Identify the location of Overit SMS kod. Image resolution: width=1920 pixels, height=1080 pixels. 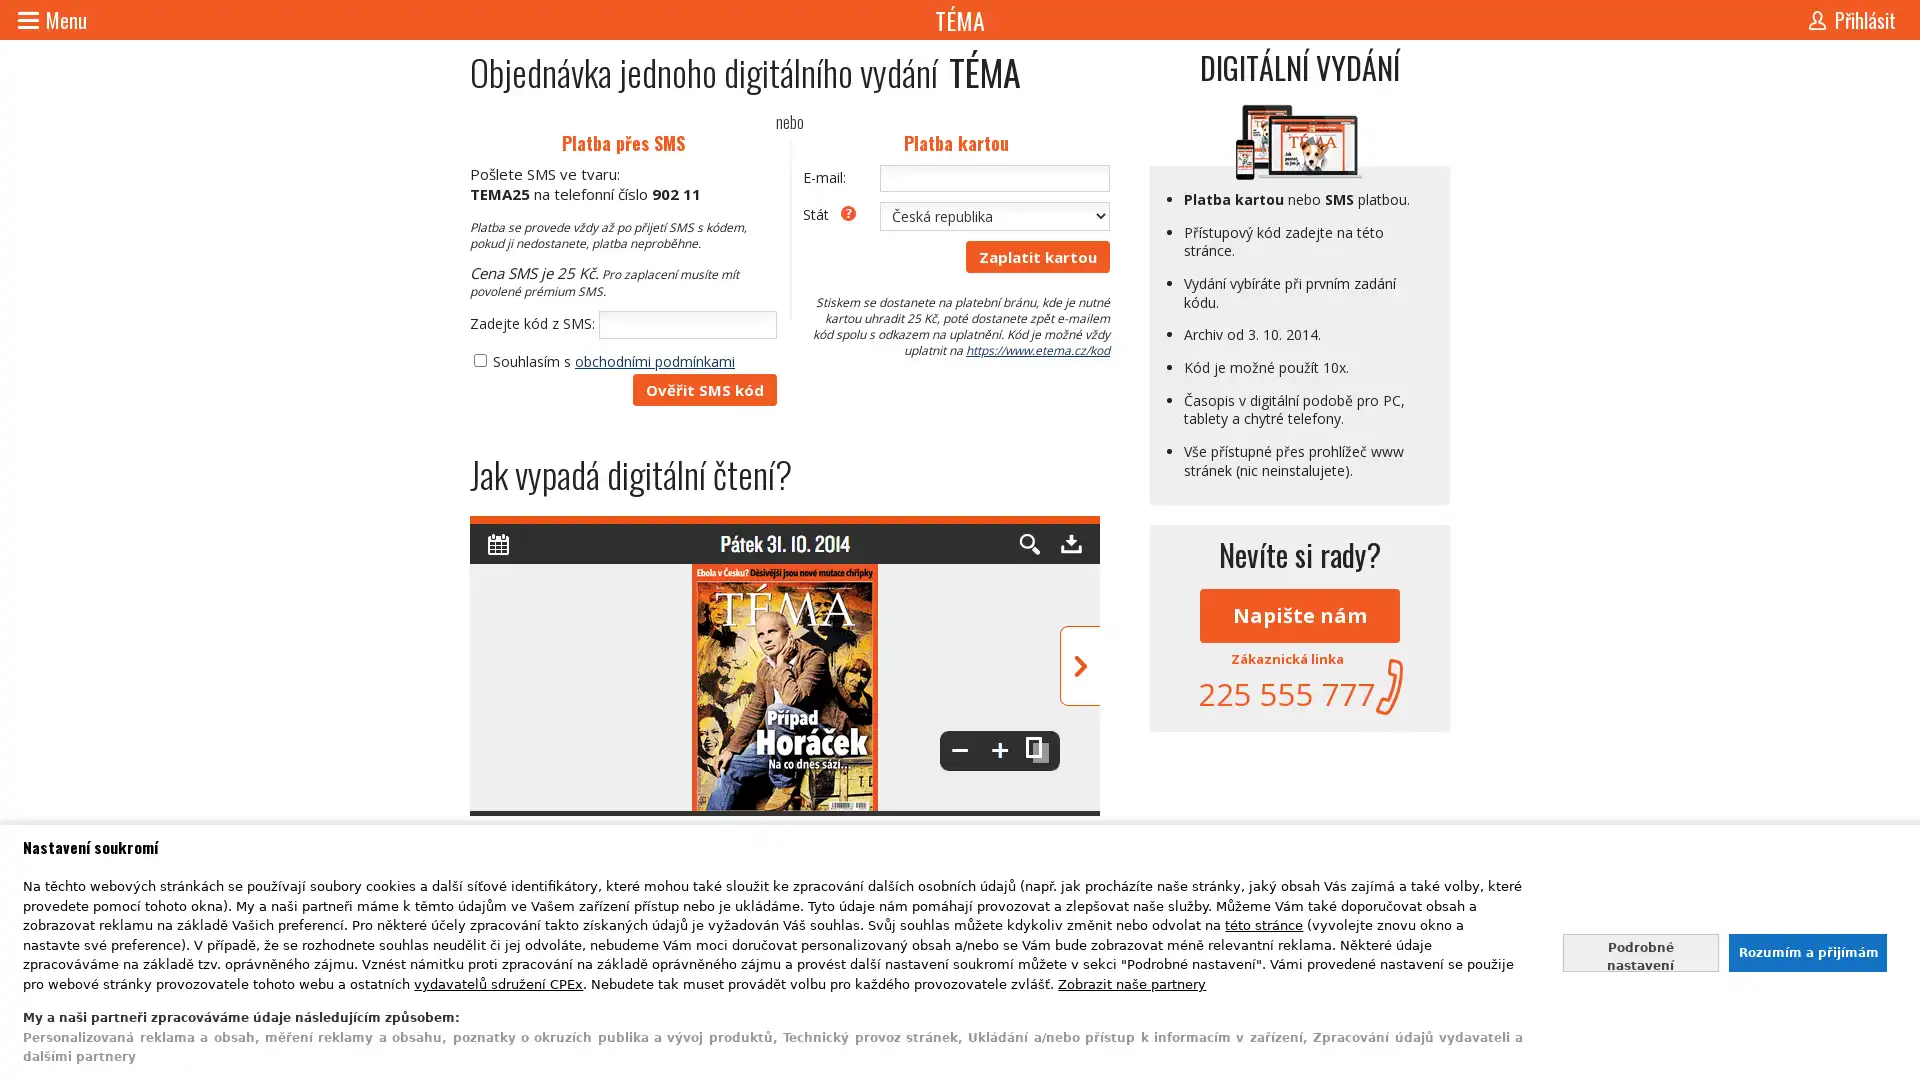
(705, 389).